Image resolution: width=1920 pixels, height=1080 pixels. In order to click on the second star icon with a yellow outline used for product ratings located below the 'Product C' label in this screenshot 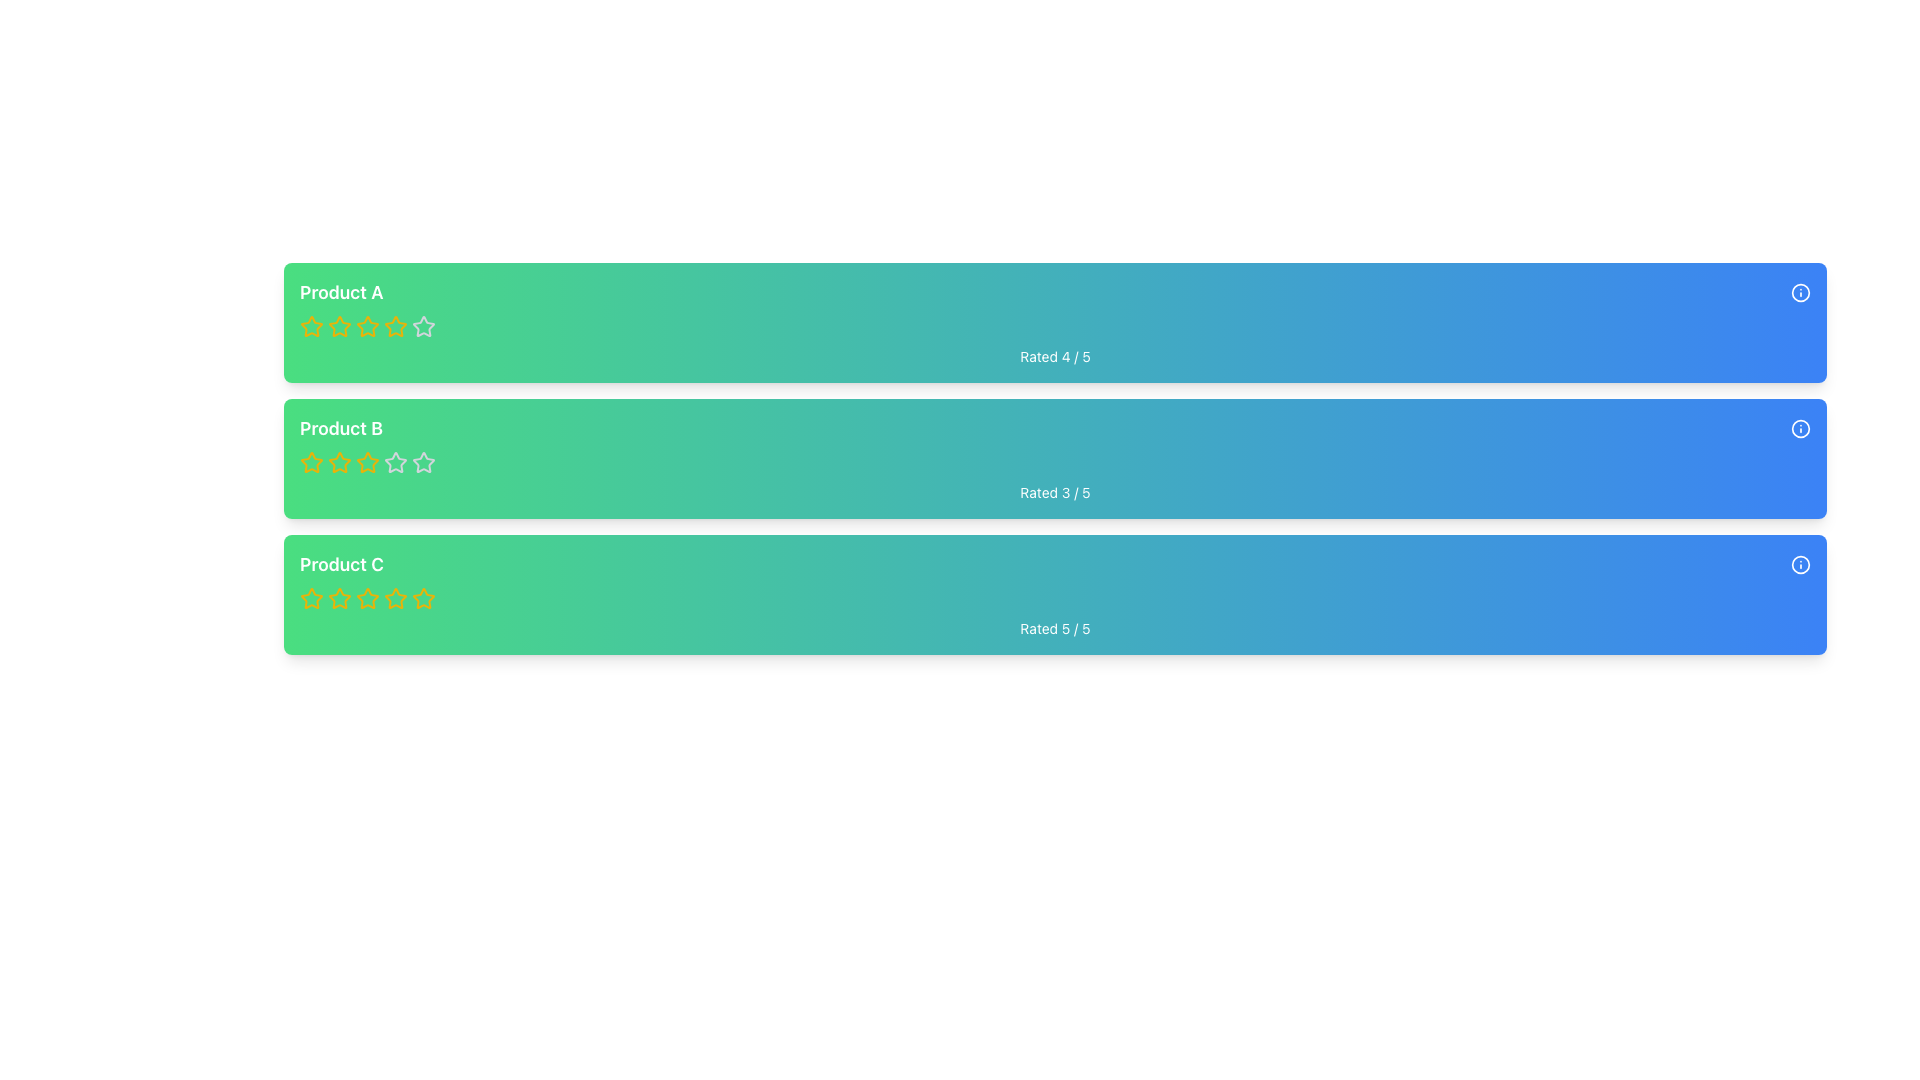, I will do `click(340, 597)`.